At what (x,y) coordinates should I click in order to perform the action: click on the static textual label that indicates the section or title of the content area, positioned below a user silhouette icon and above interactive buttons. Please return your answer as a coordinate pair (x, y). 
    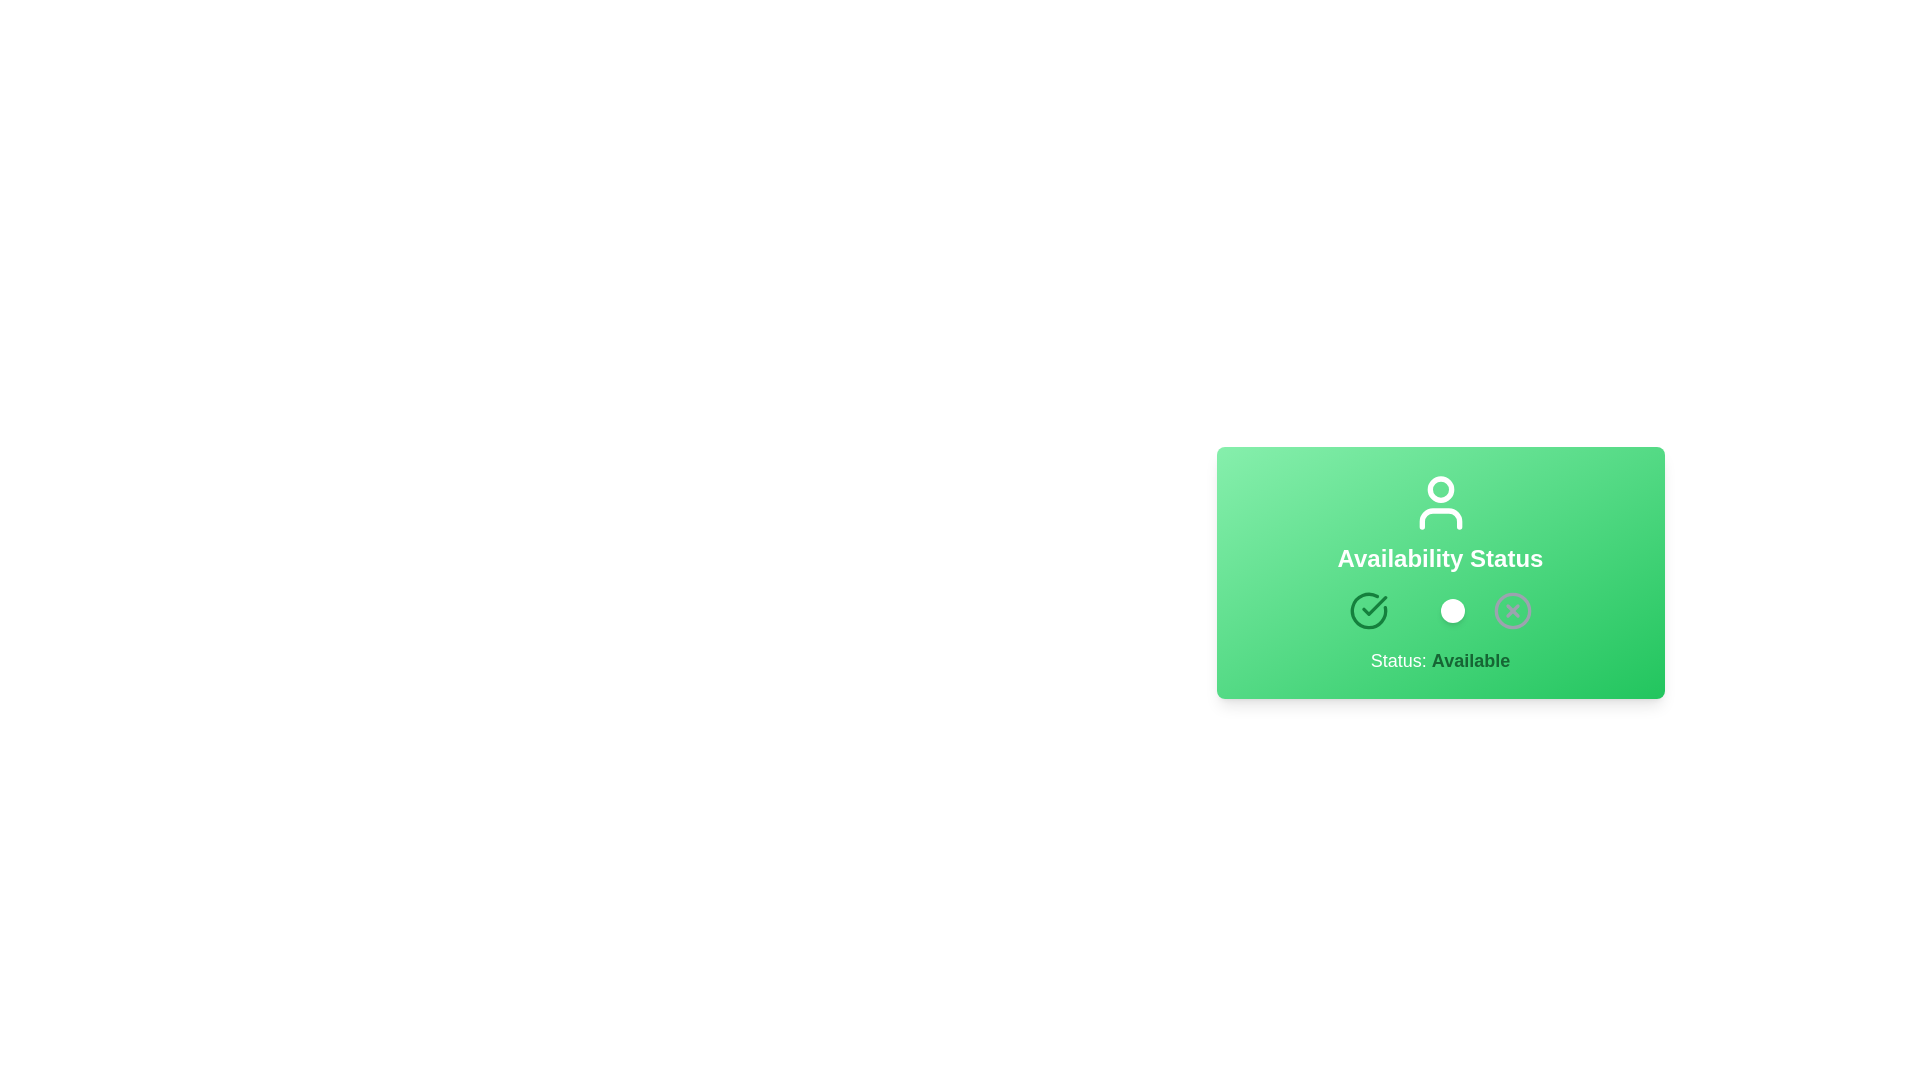
    Looking at the image, I should click on (1440, 559).